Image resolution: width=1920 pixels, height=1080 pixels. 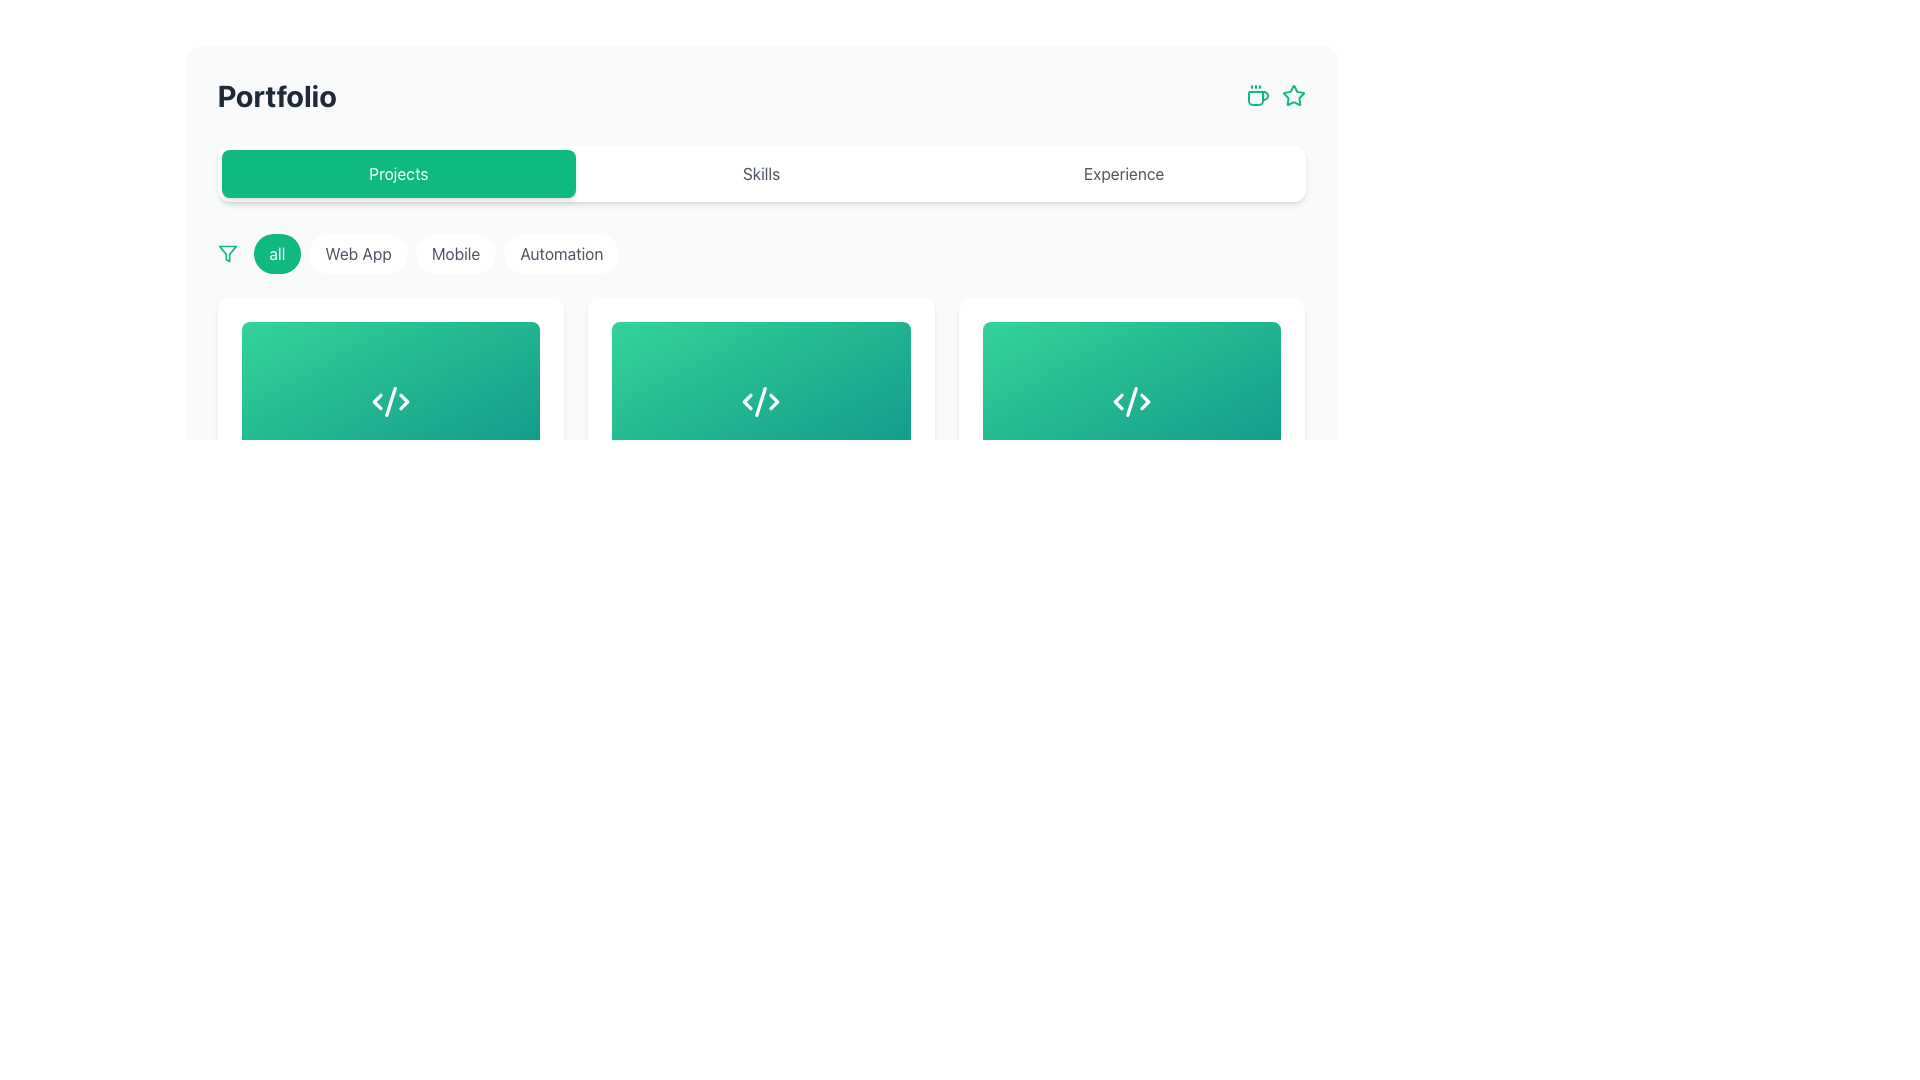 I want to click on the 'Mobile' filter button located in the portfolio section, so click(x=435, y=253).